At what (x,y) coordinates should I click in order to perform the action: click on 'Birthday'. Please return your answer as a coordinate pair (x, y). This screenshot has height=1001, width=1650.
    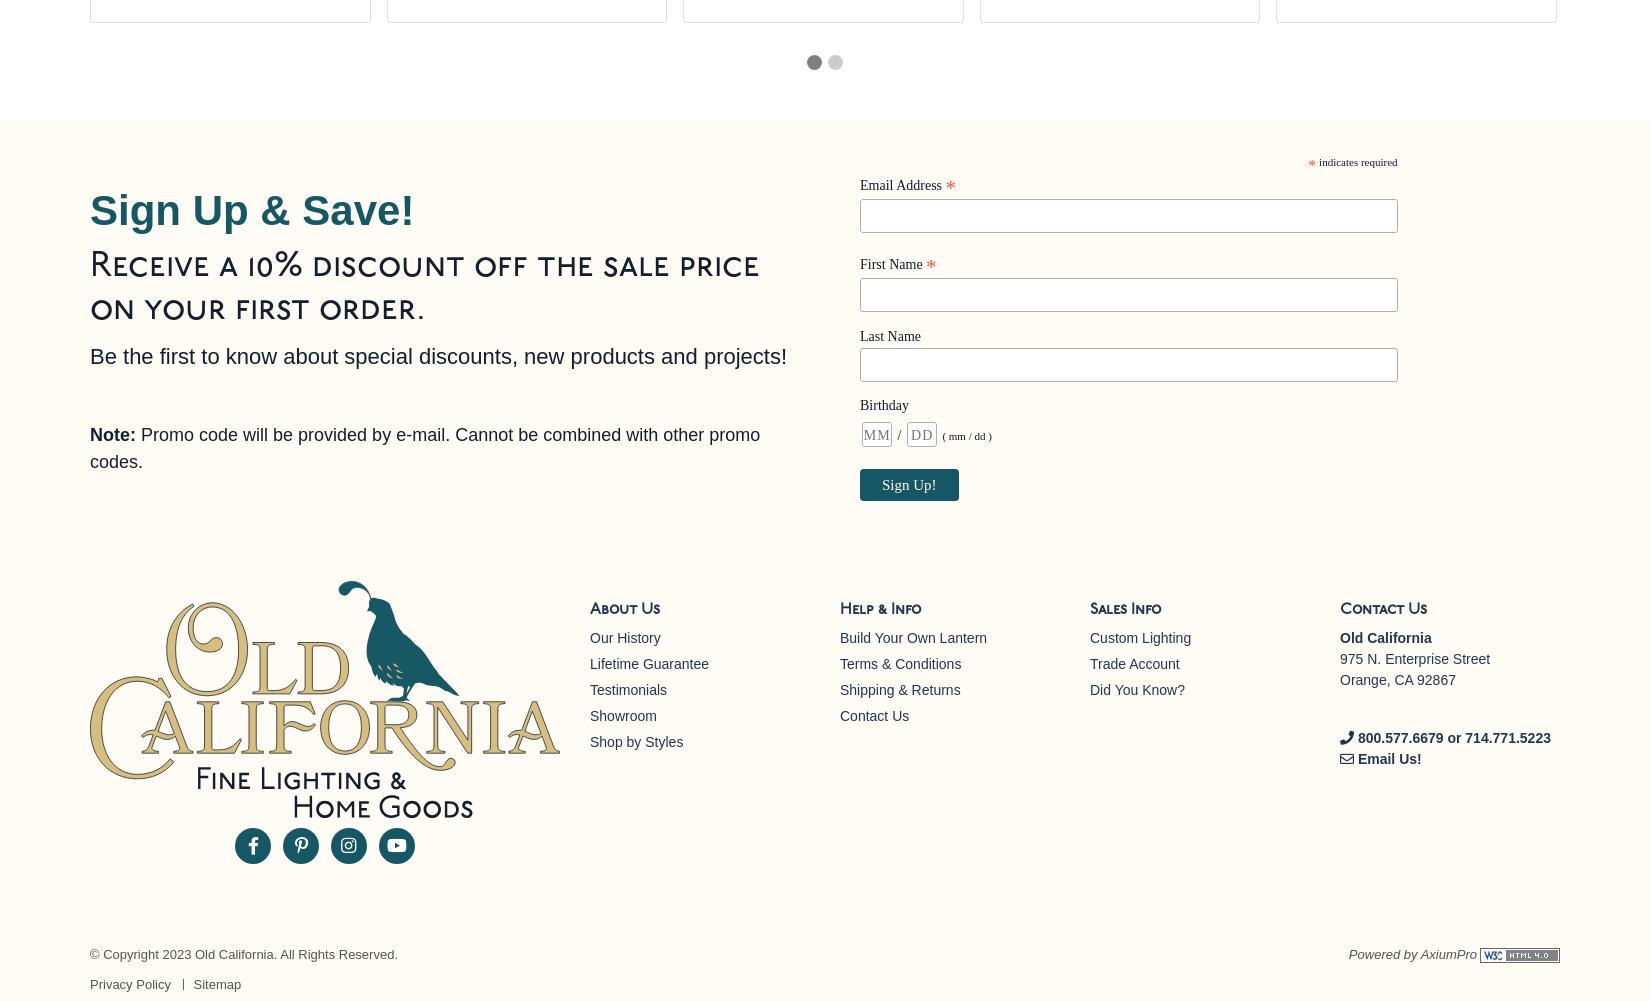
    Looking at the image, I should click on (884, 404).